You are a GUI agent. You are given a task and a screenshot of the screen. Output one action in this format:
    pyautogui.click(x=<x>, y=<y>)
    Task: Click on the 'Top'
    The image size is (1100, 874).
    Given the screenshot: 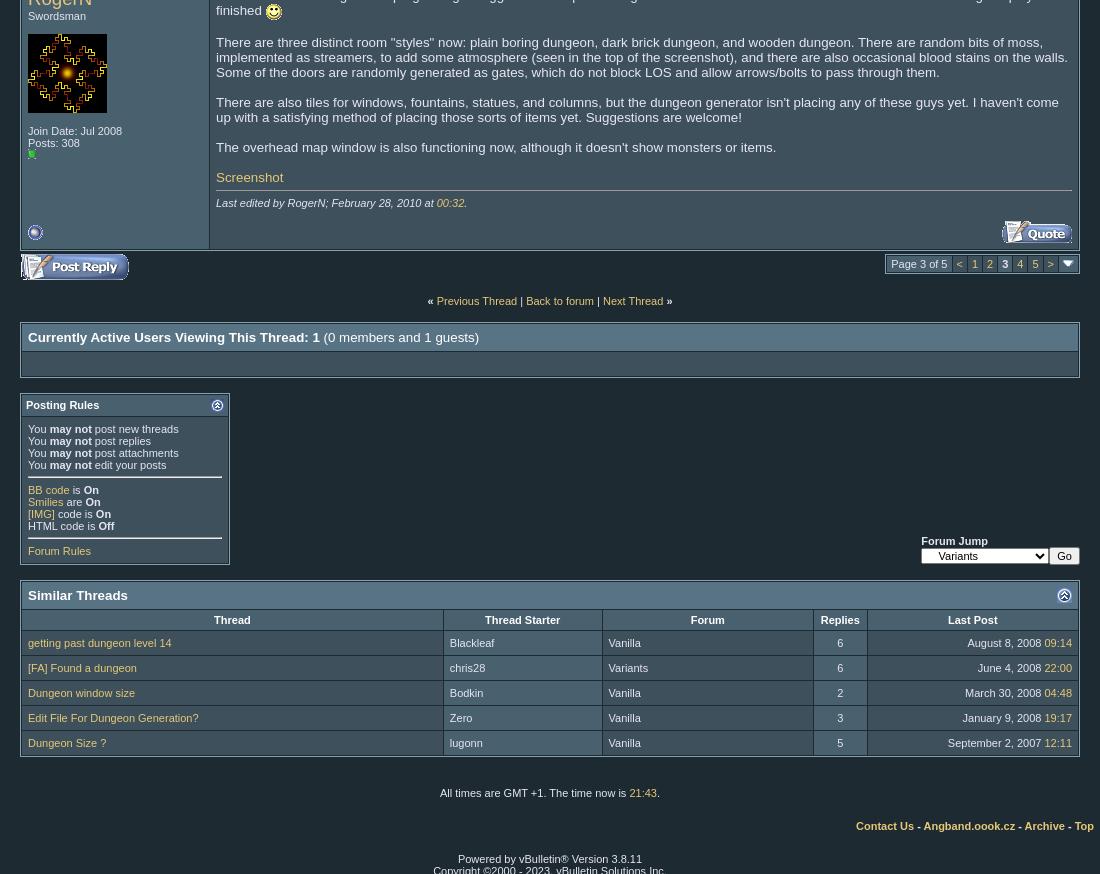 What is the action you would take?
    pyautogui.click(x=1074, y=824)
    